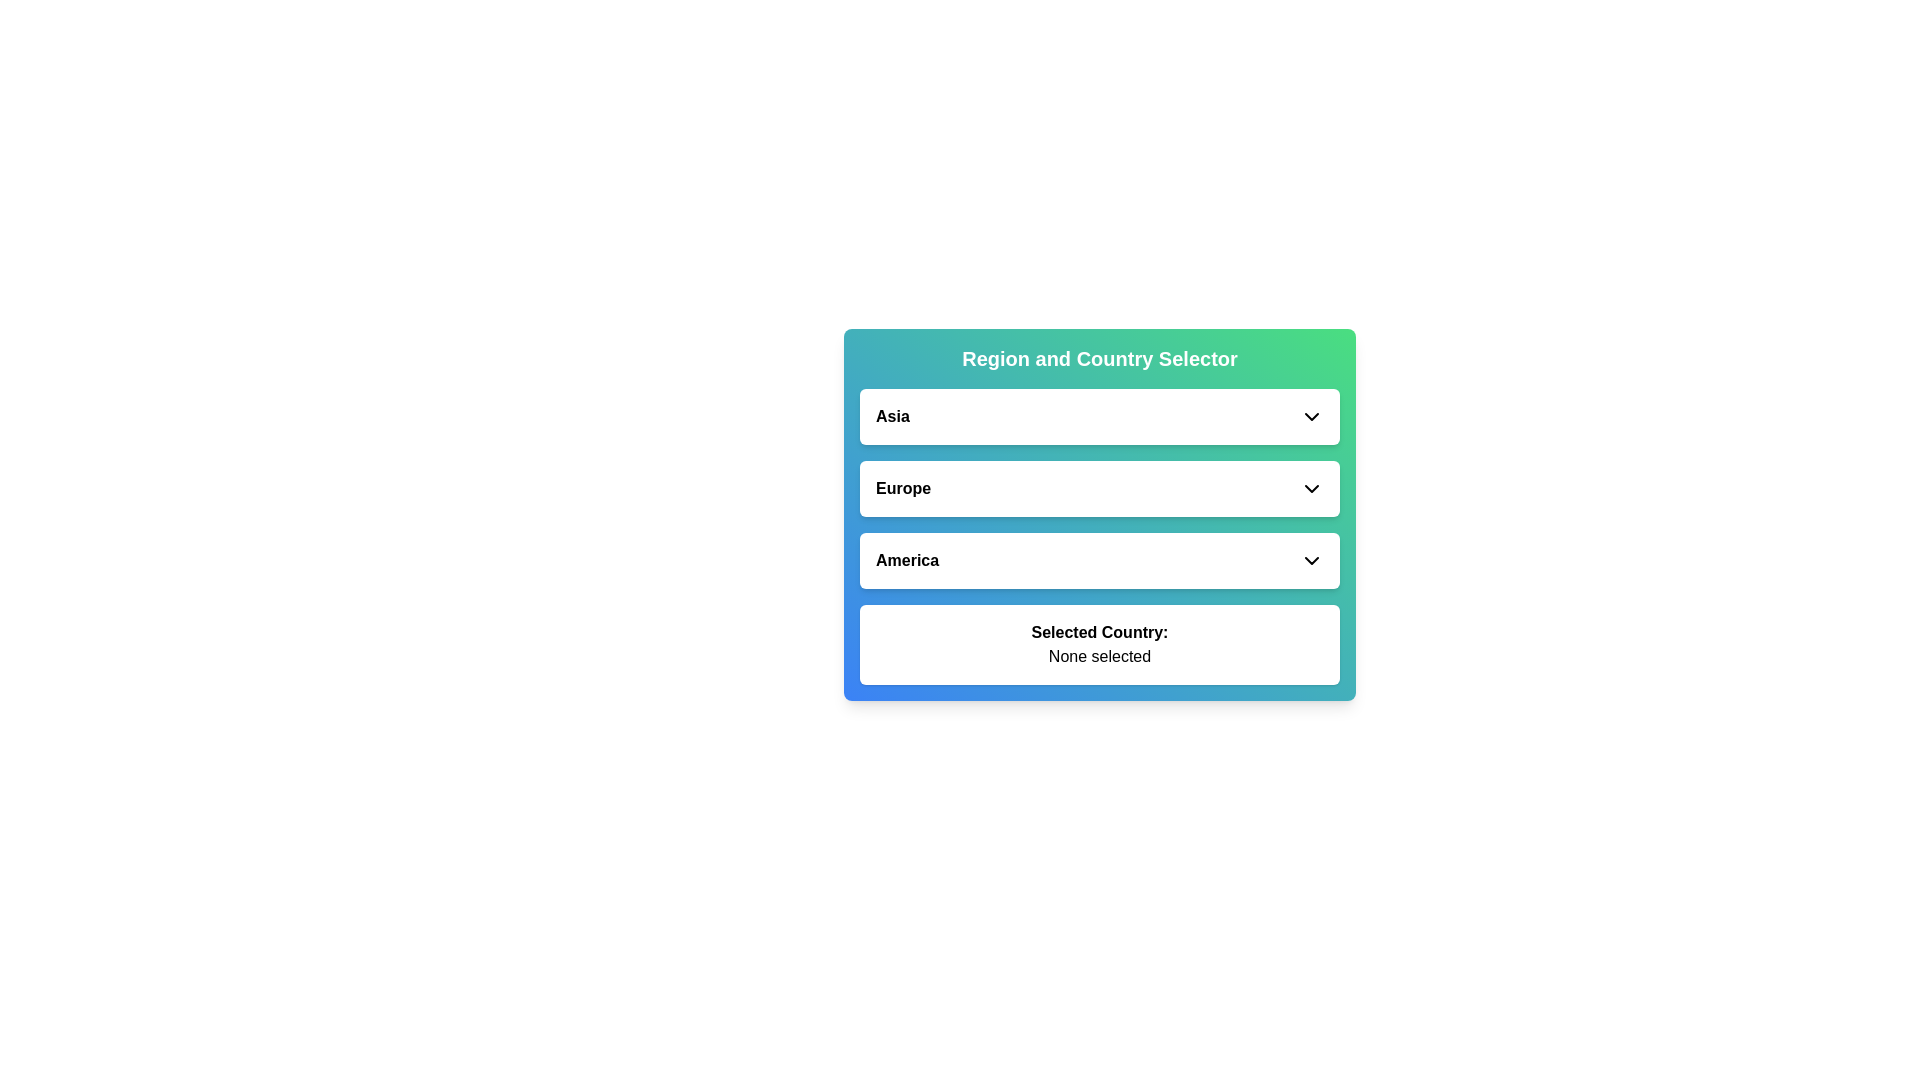 This screenshot has height=1080, width=1920. I want to click on the downward-facing chevron icon in the dropdown selector row labeled 'America', so click(1311, 560).